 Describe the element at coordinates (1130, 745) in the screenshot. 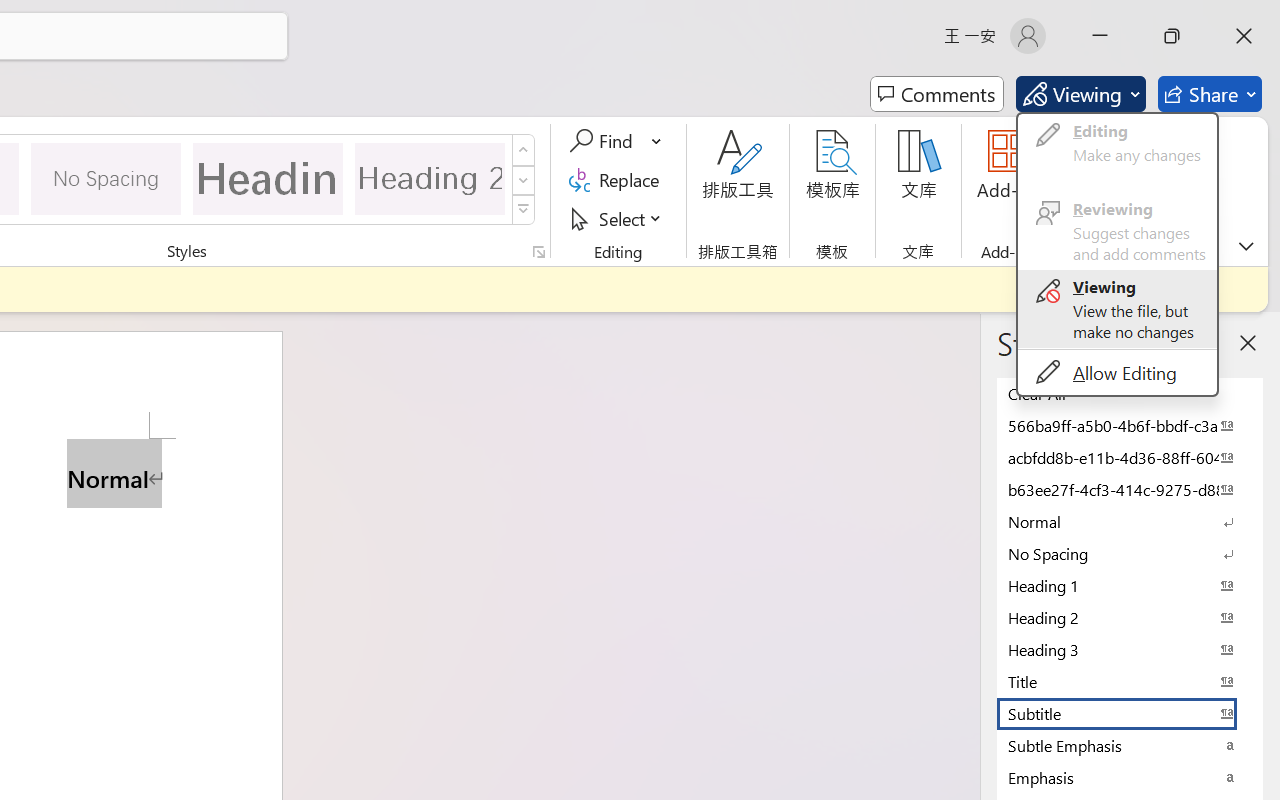

I see `'Subtle Emphasis'` at that location.